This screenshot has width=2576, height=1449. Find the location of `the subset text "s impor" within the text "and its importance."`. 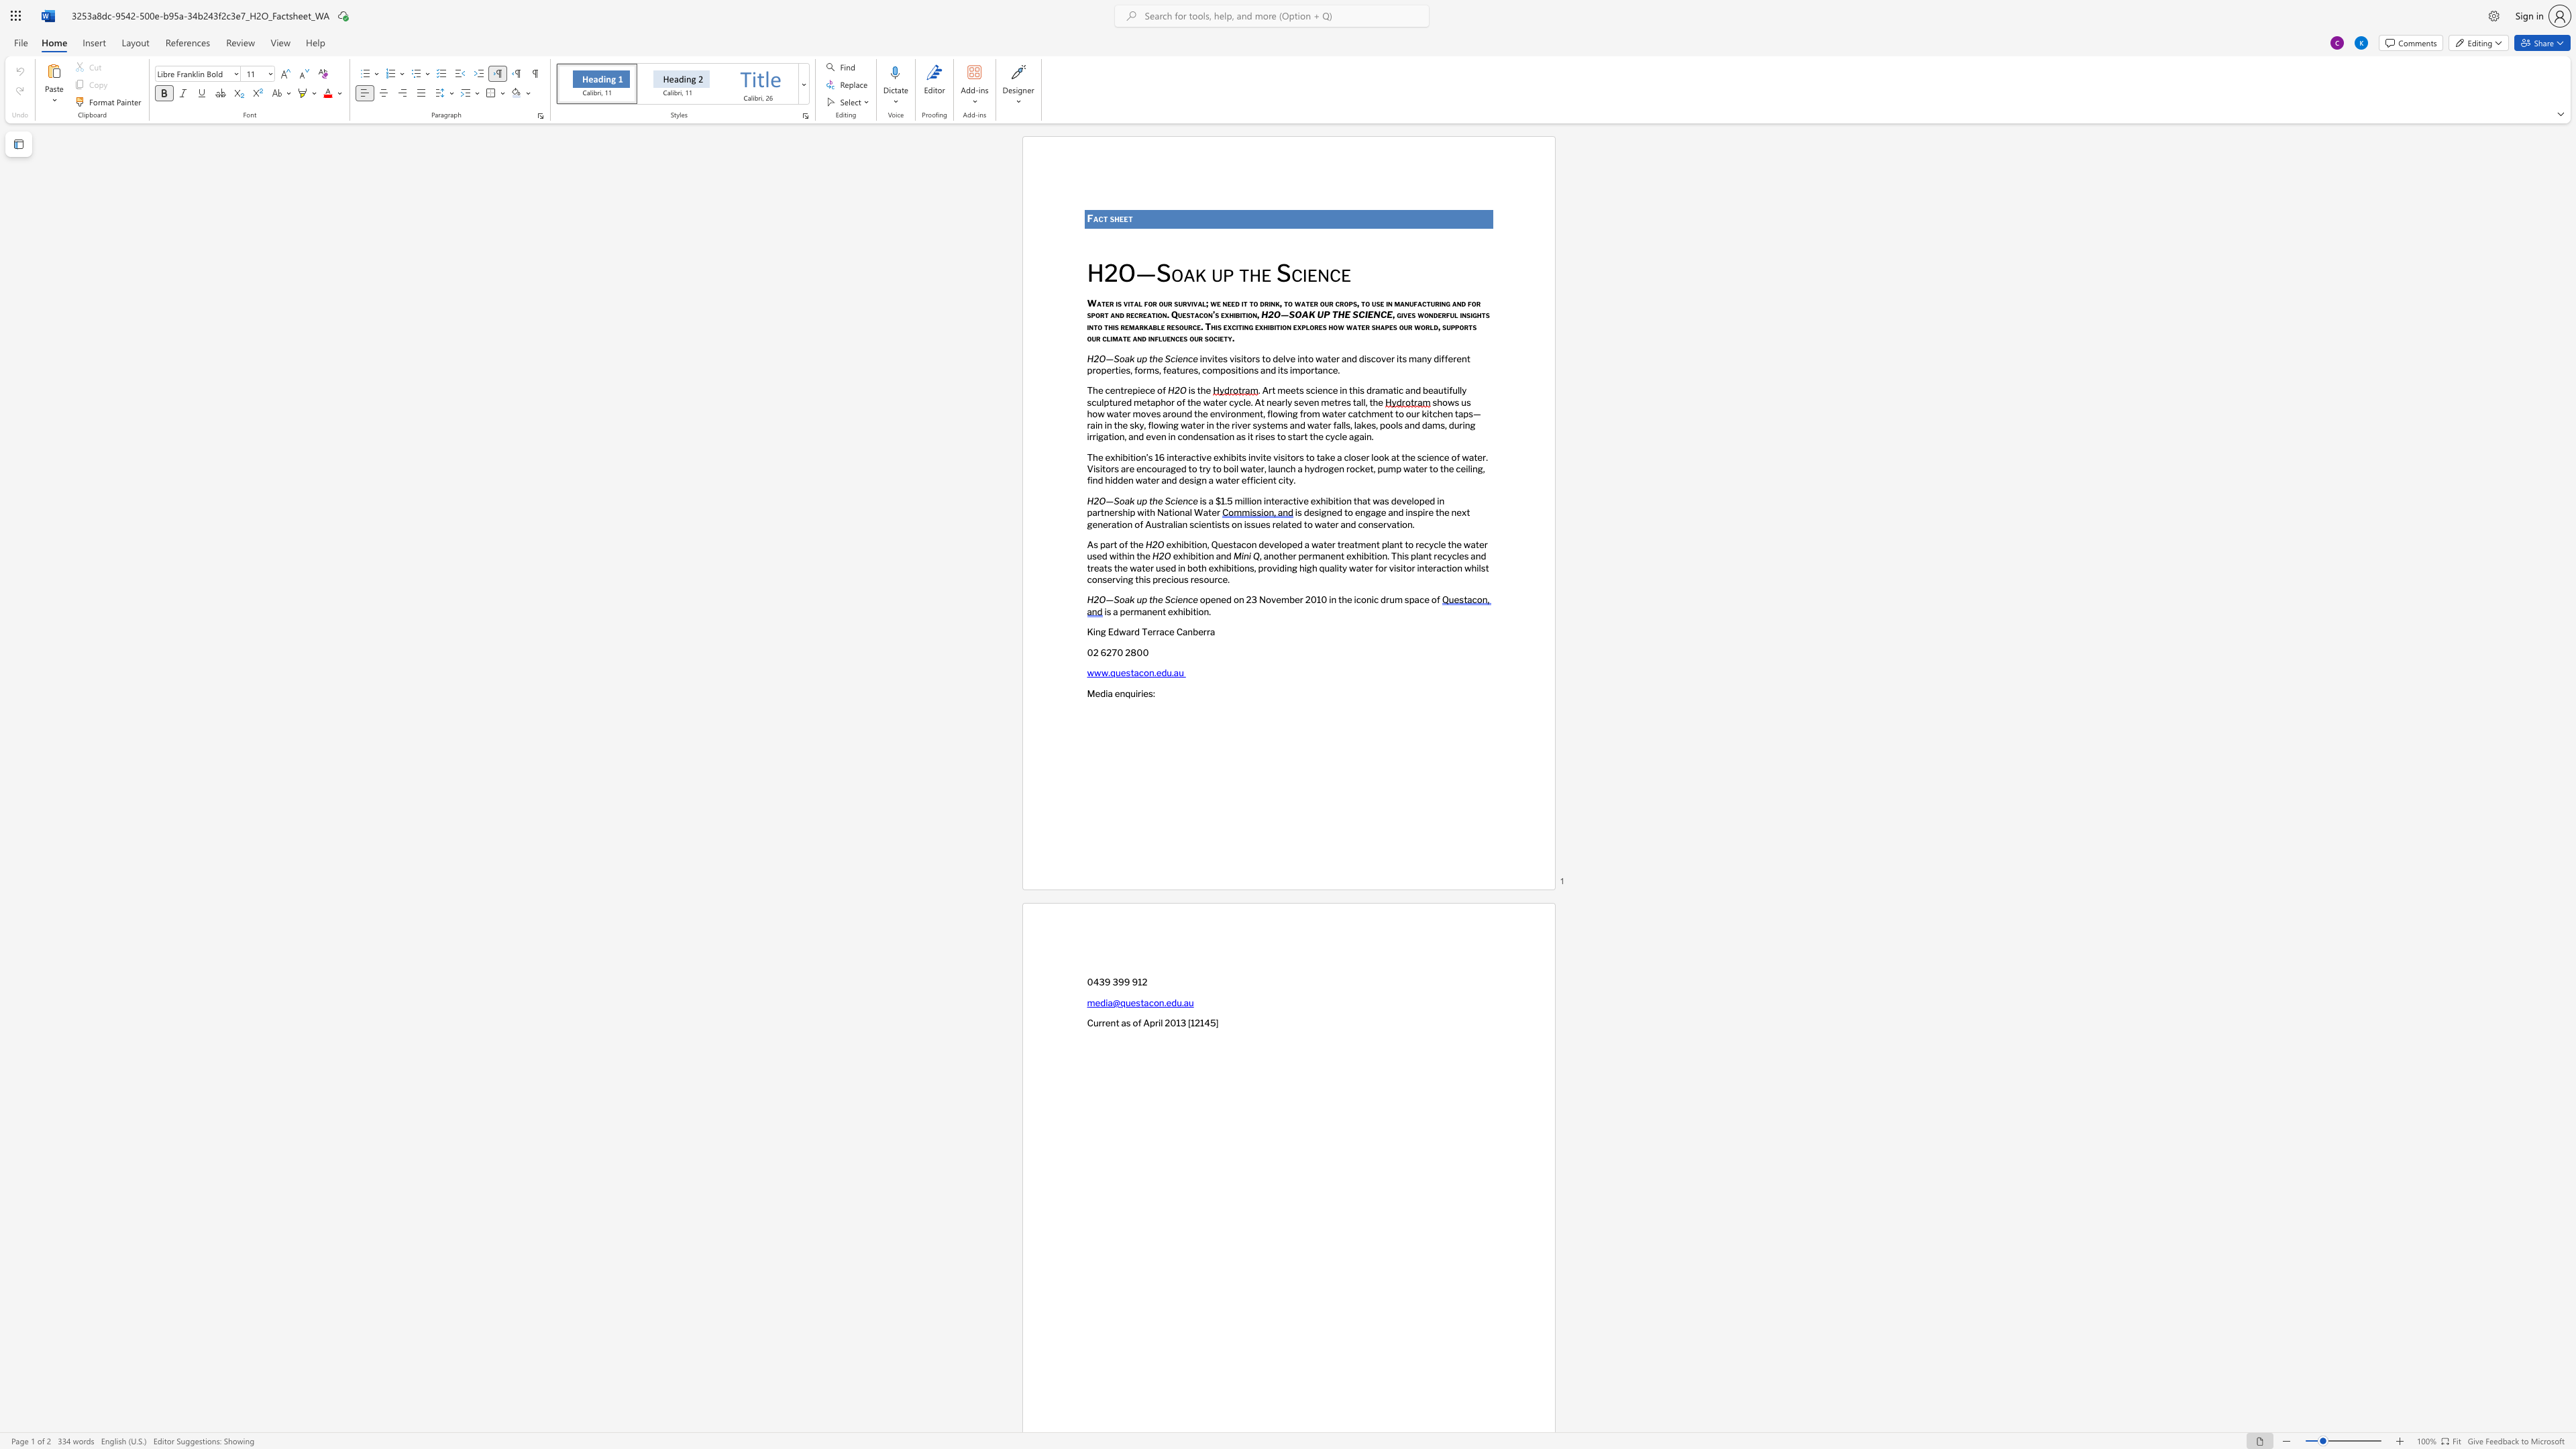

the subset text "s impor" within the text "and its importance." is located at coordinates (1283, 369).